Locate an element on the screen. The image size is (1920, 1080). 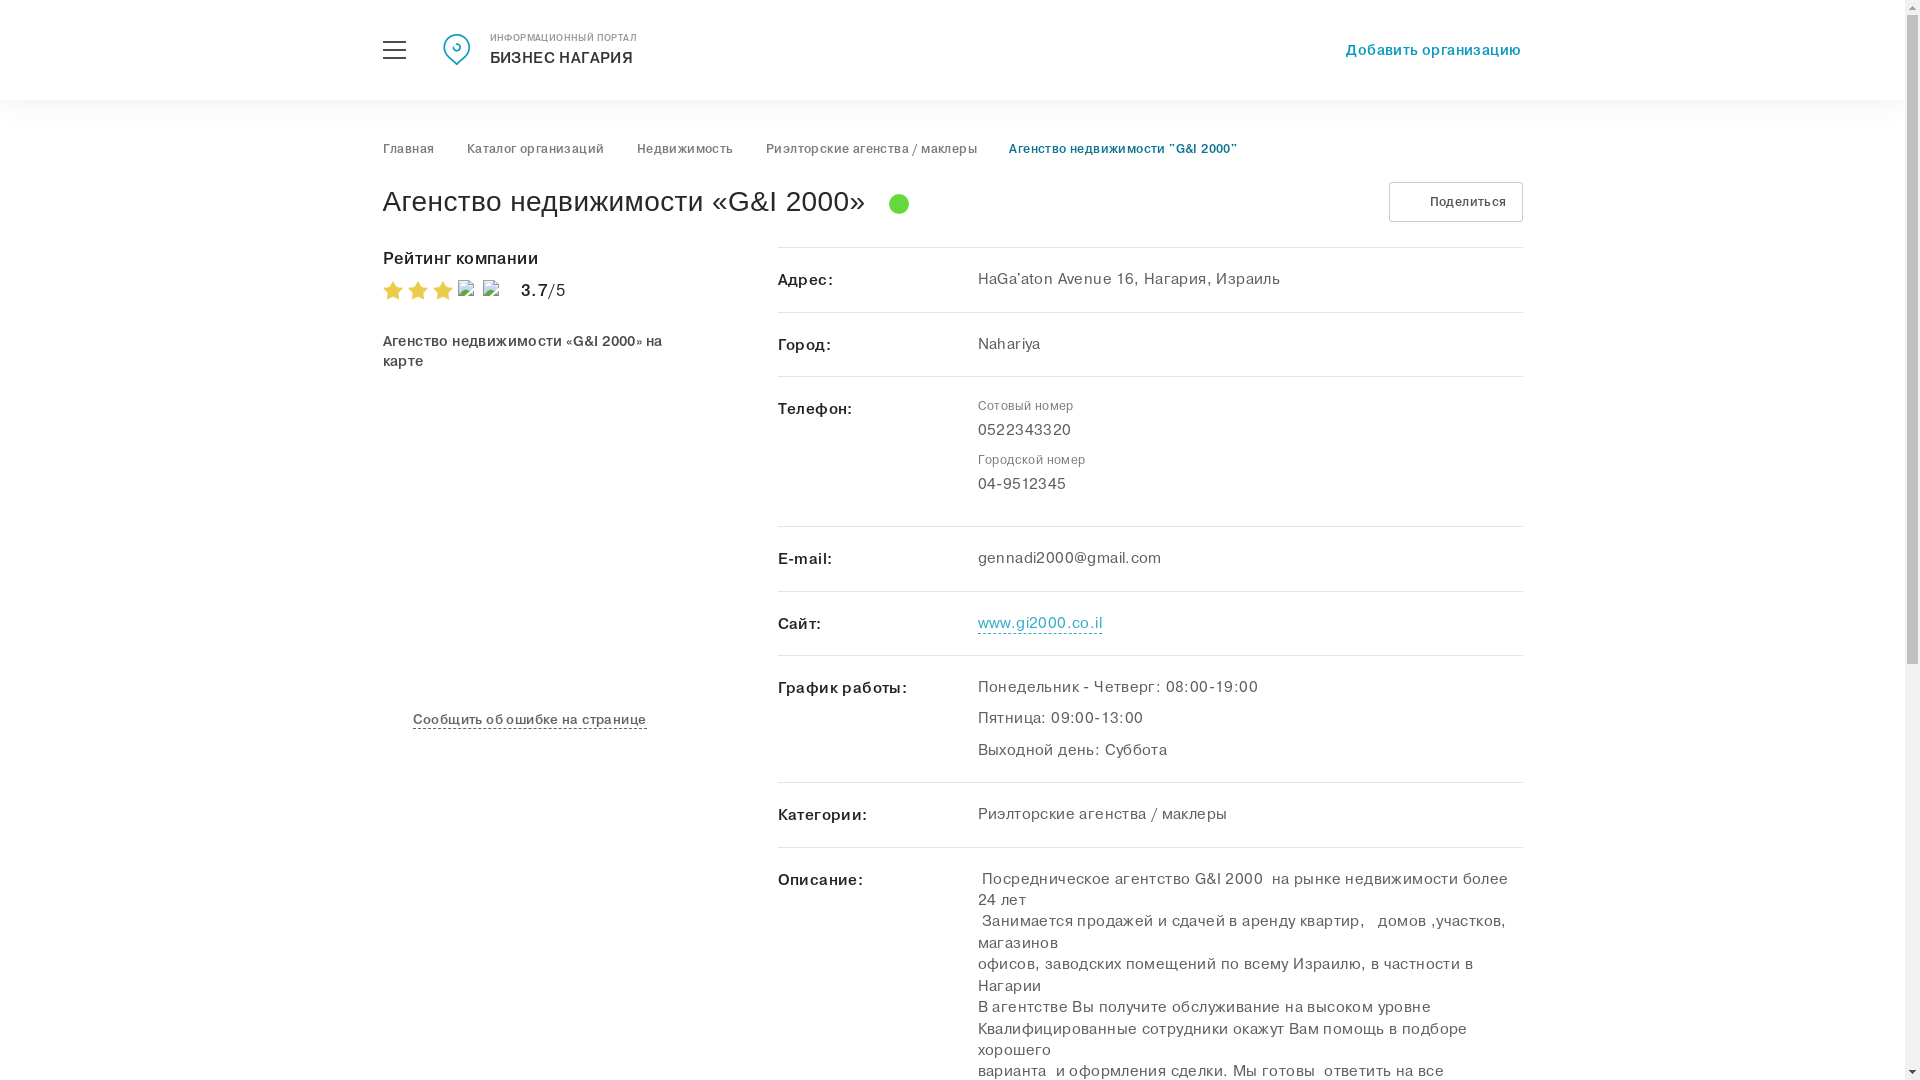
'www.gi2000.co.il' is located at coordinates (1040, 623).